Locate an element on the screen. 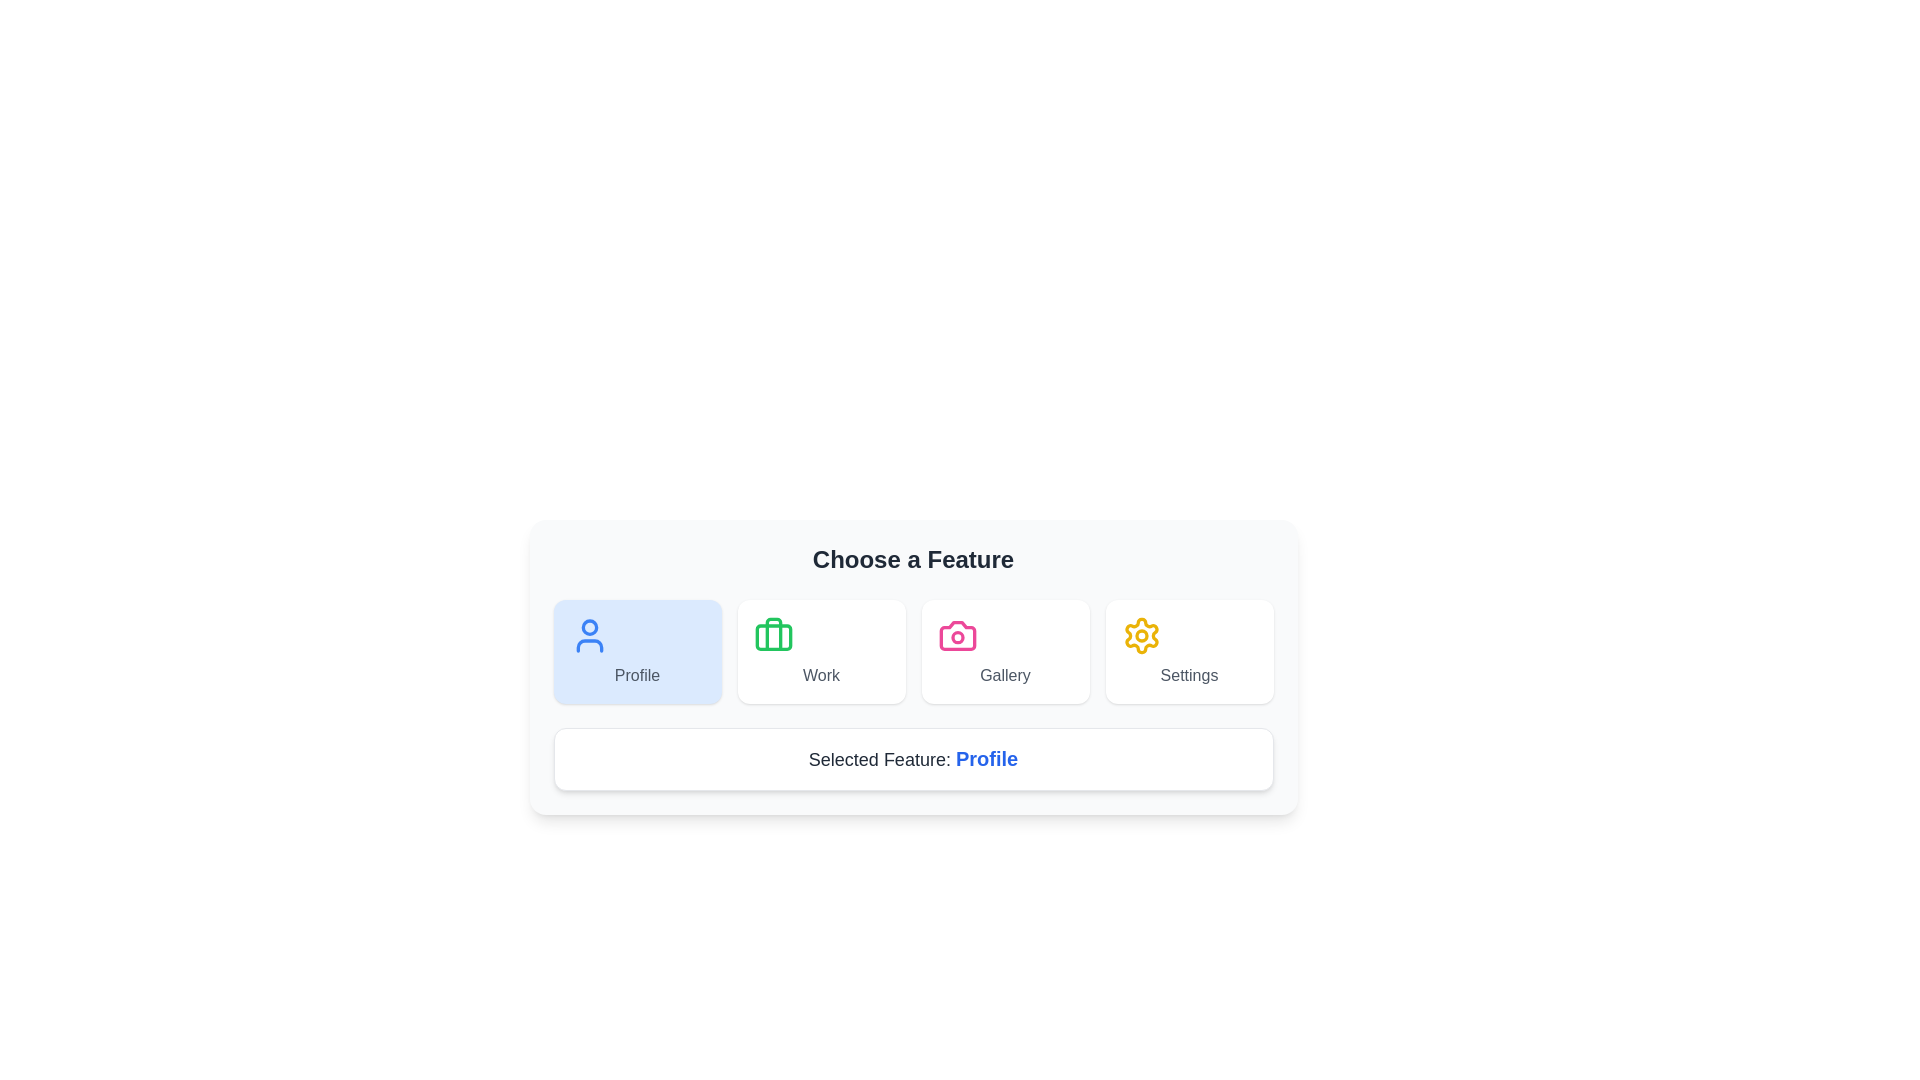  the 'Work' button, which is the second button in a four-item horizontal grid layout, located between the 'Profile' and 'Gallery' buttons, to trigger any hover-specific effects is located at coordinates (821, 651).